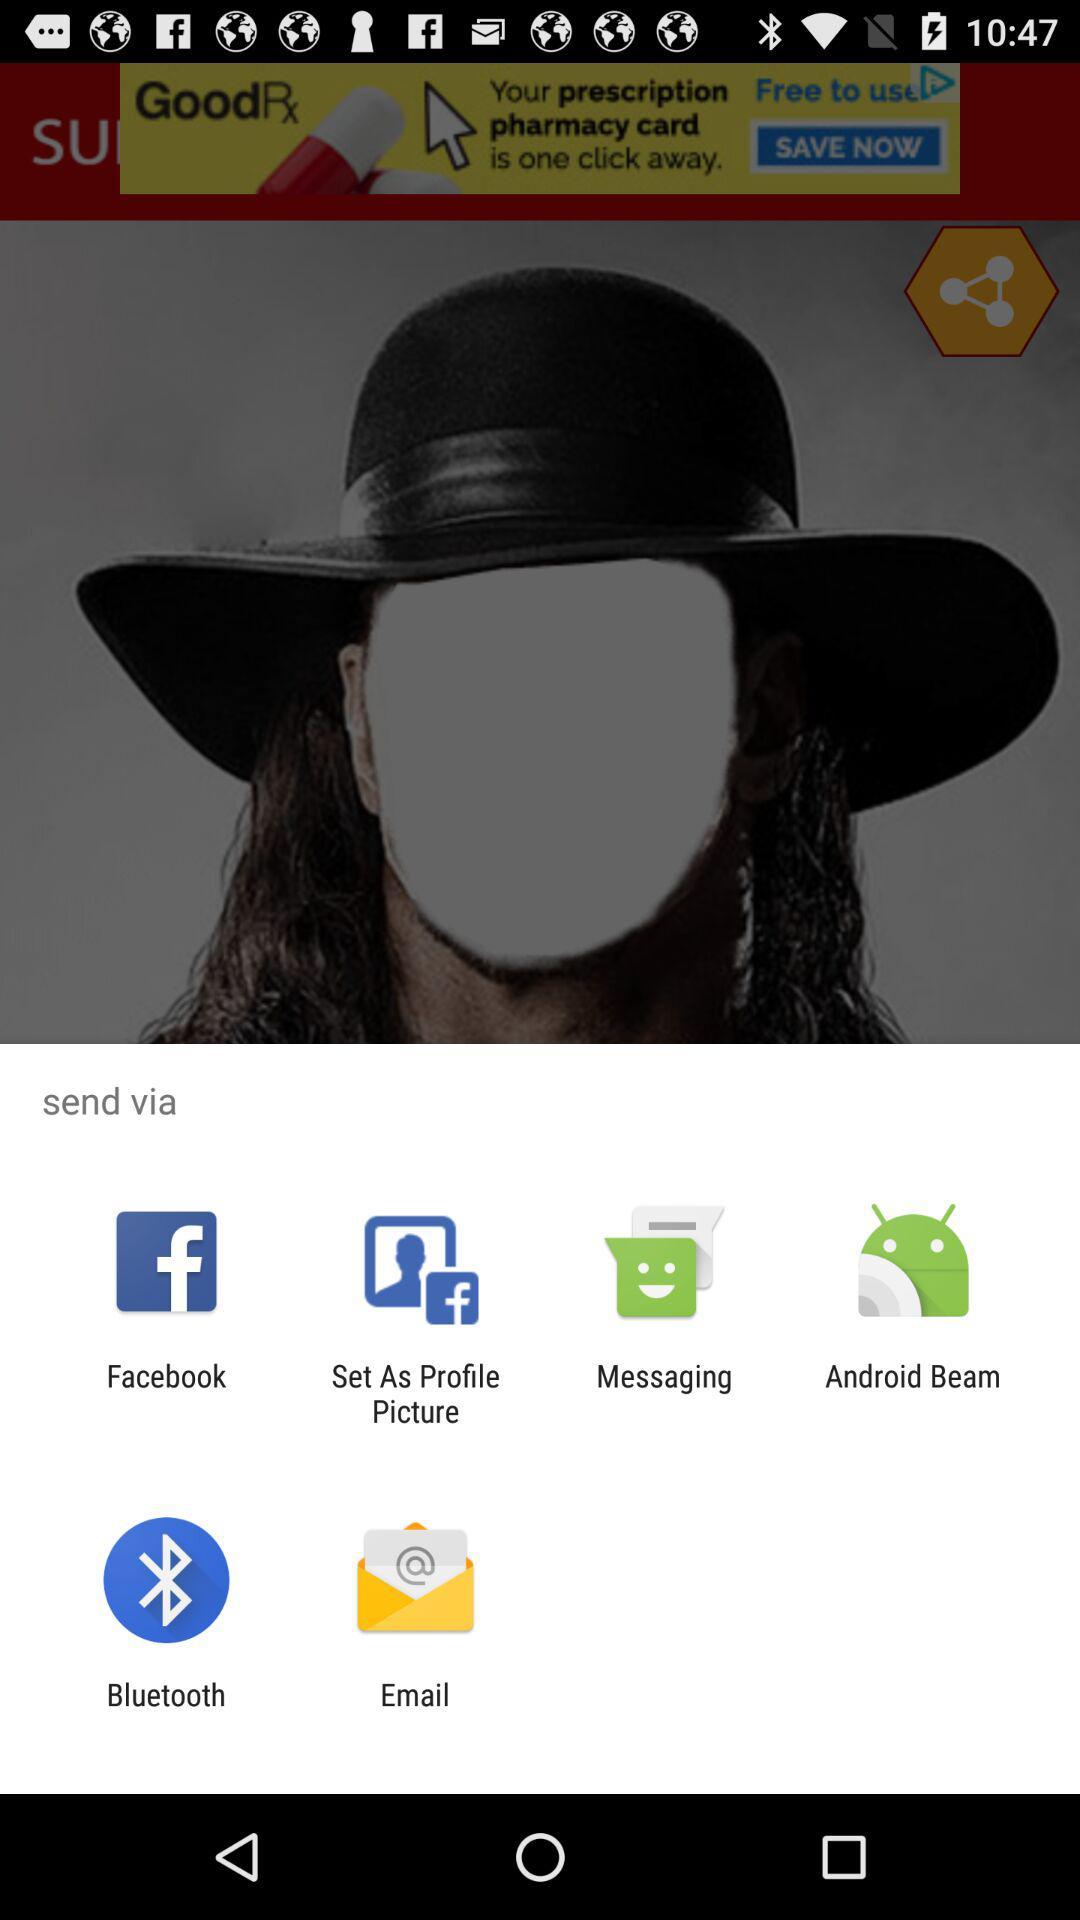 The width and height of the screenshot is (1080, 1920). I want to click on app next to messaging, so click(913, 1392).